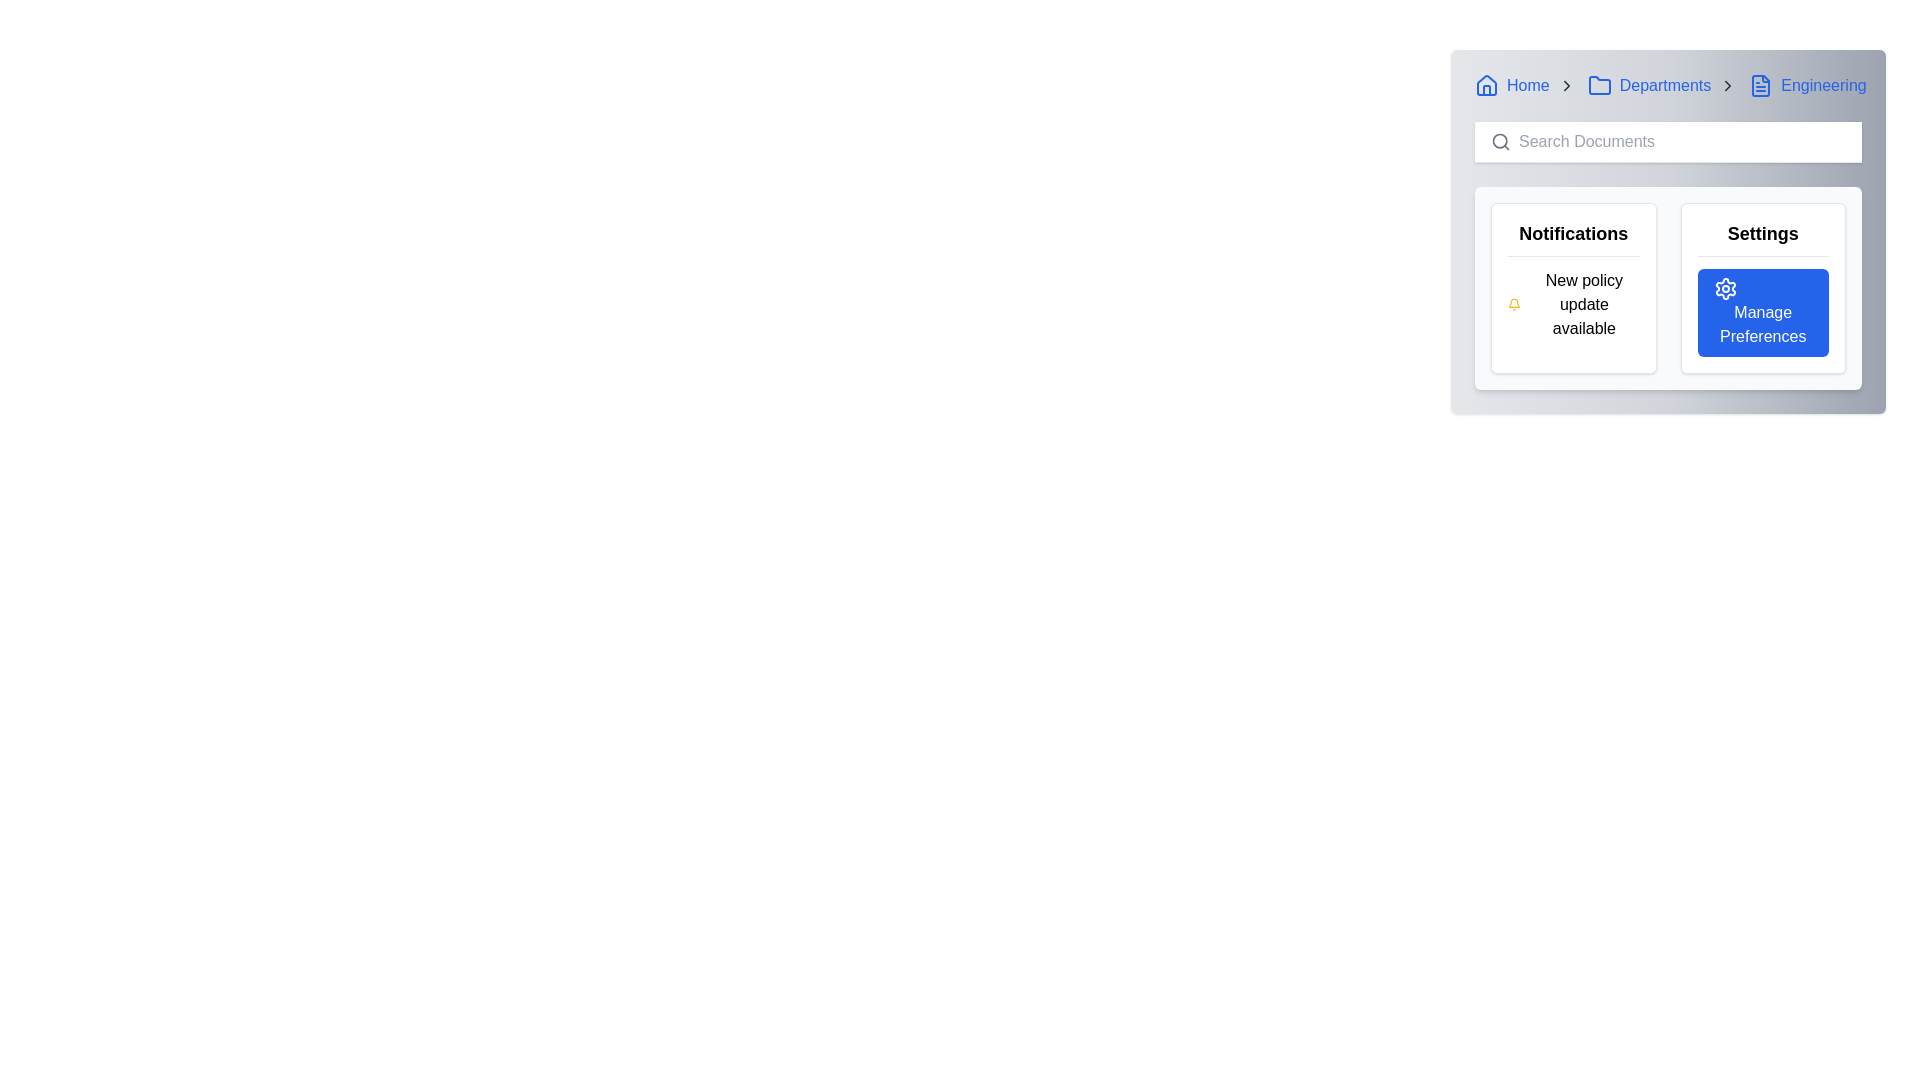  What do you see at coordinates (1565, 84) in the screenshot?
I see `the right-facing chevron icon within the SVG component located in the header bar, which separates the 'Departments' and 'Engineering' labels` at bounding box center [1565, 84].